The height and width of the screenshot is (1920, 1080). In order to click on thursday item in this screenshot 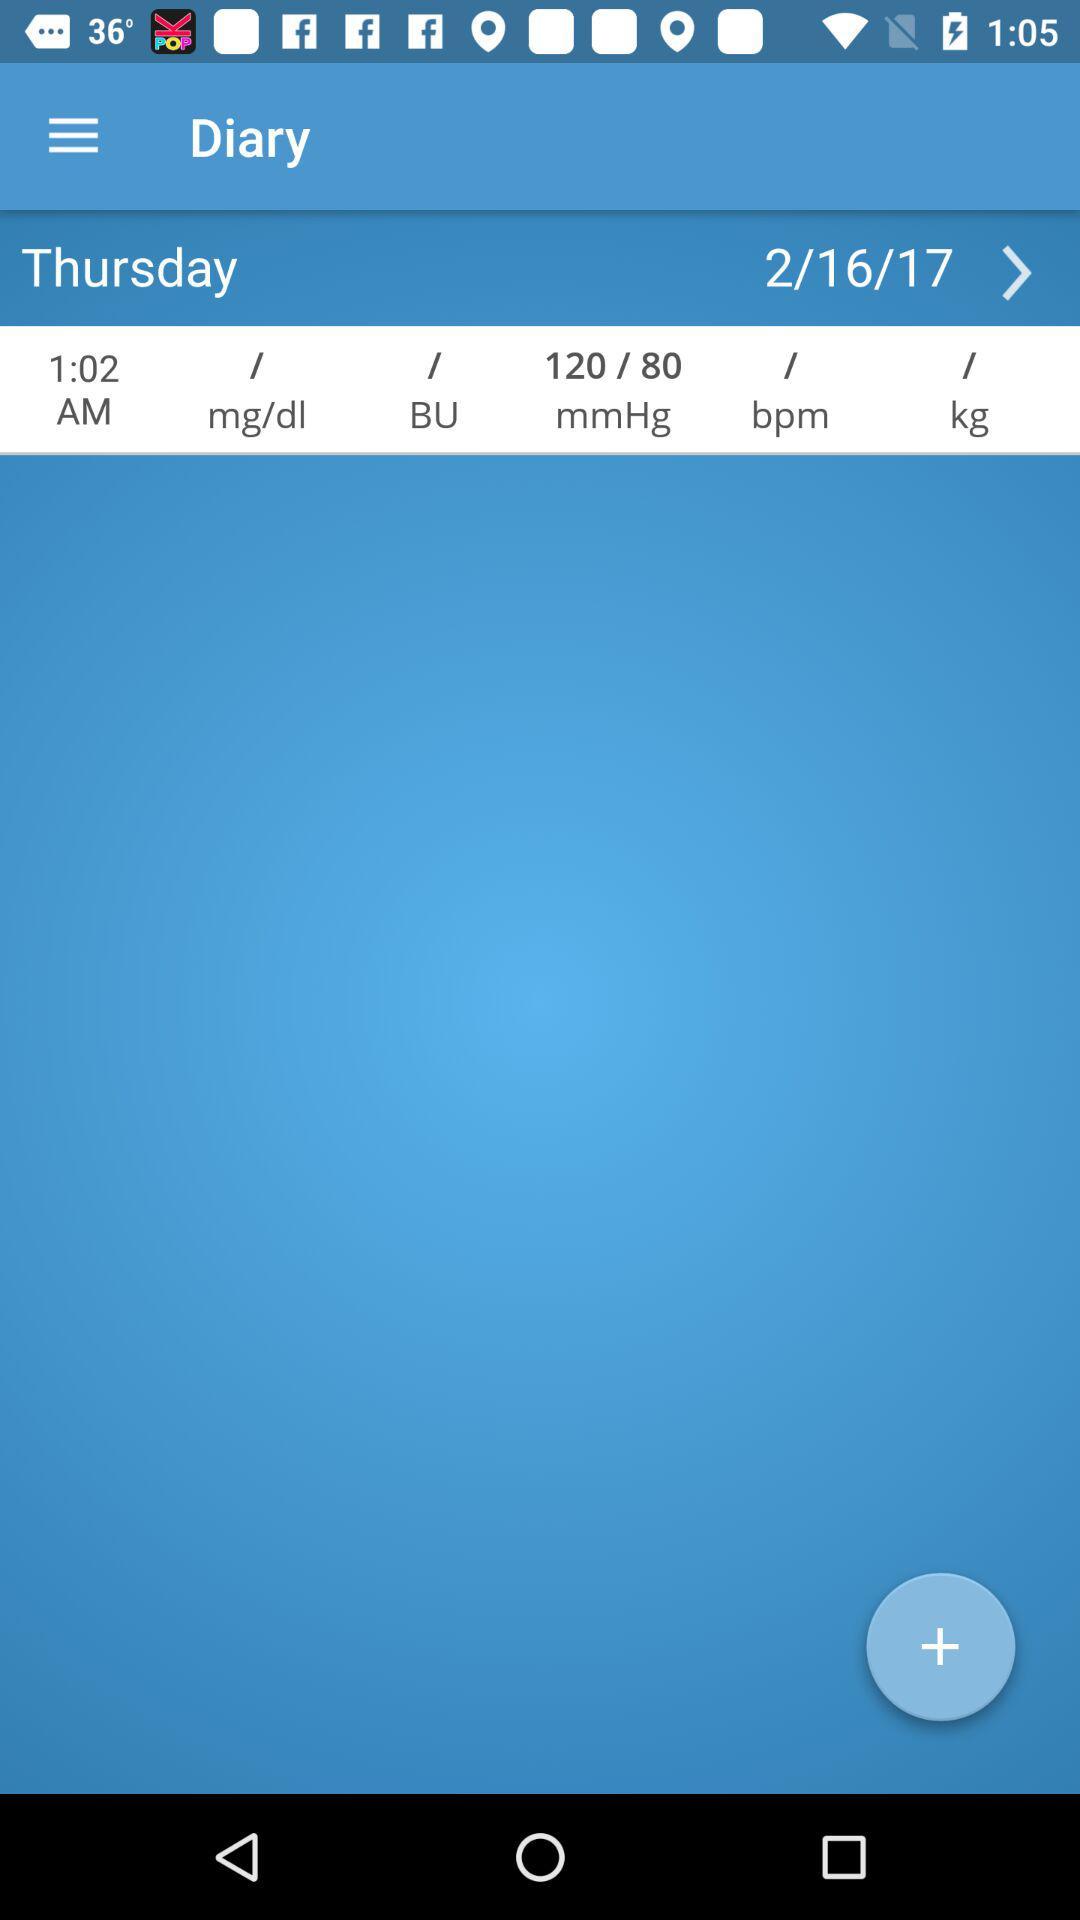, I will do `click(129, 264)`.